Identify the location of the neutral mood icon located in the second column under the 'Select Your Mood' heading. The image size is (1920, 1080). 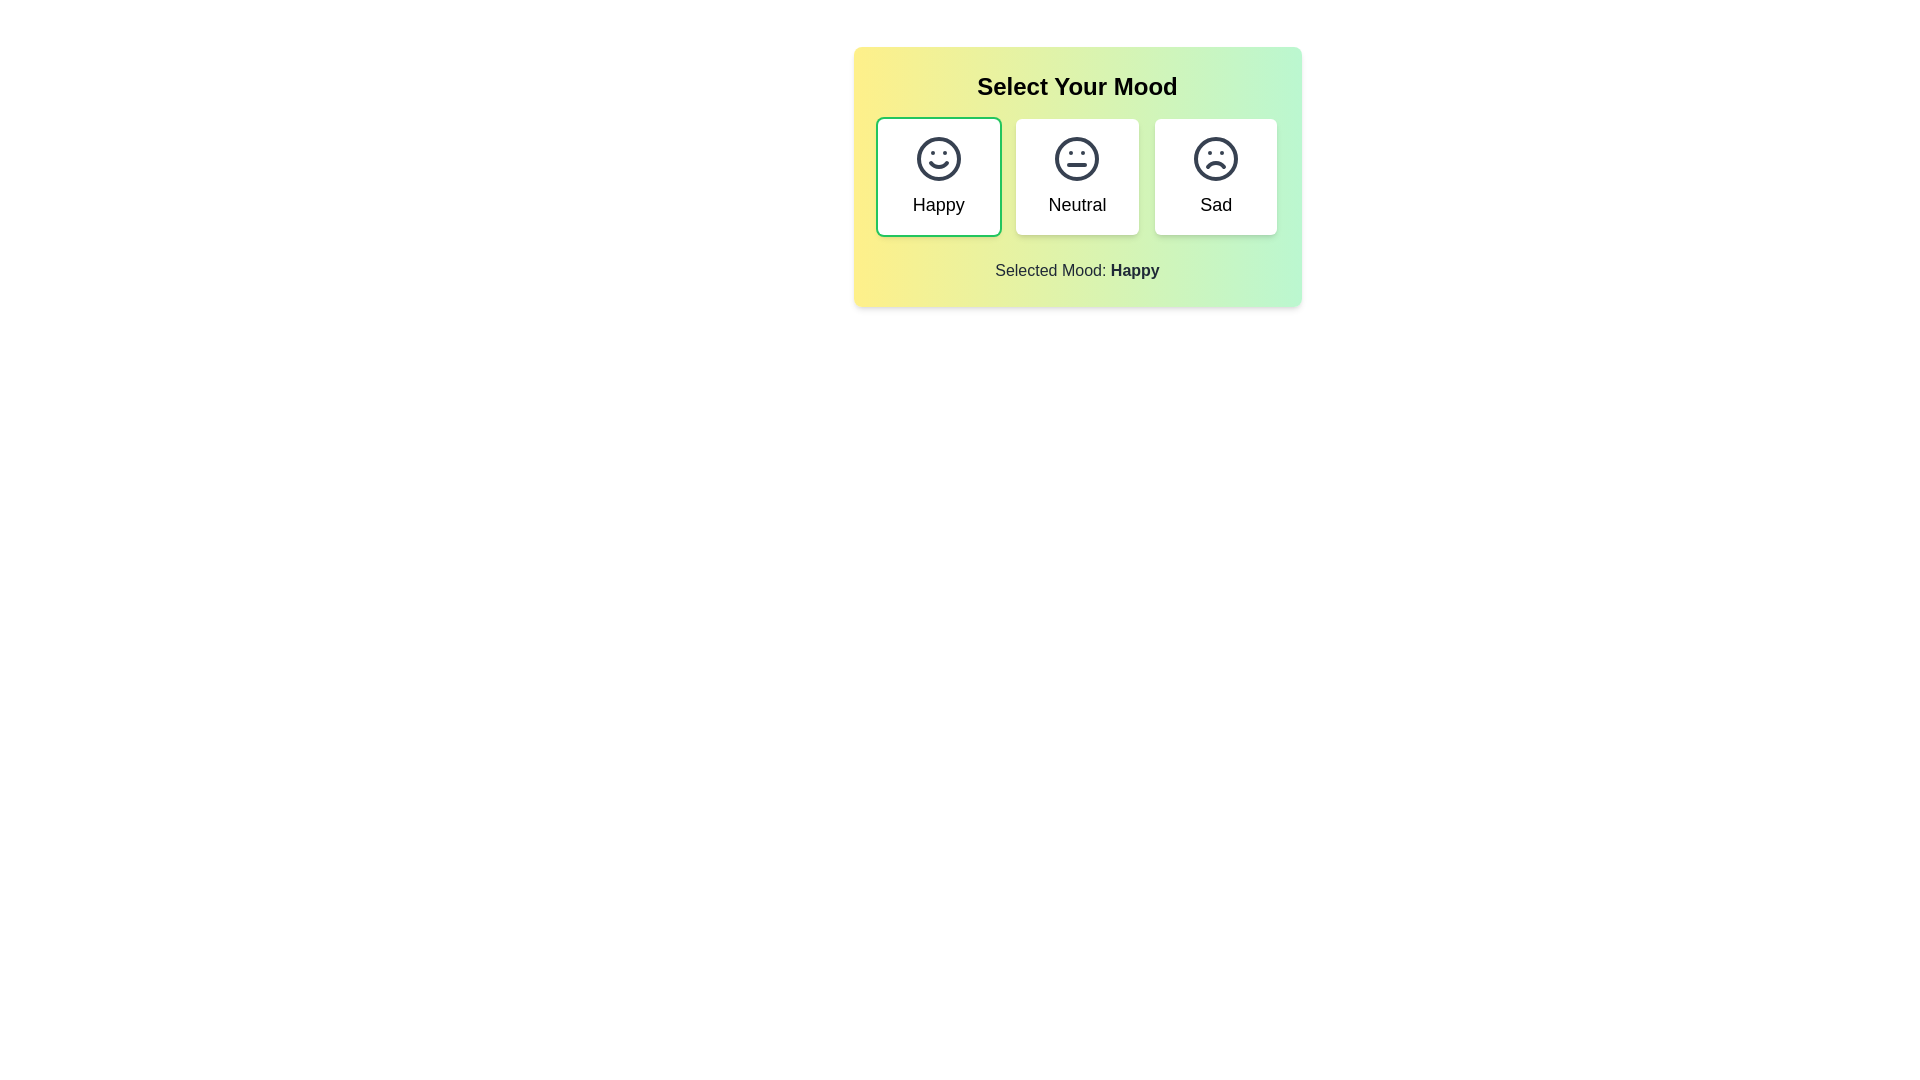
(1076, 157).